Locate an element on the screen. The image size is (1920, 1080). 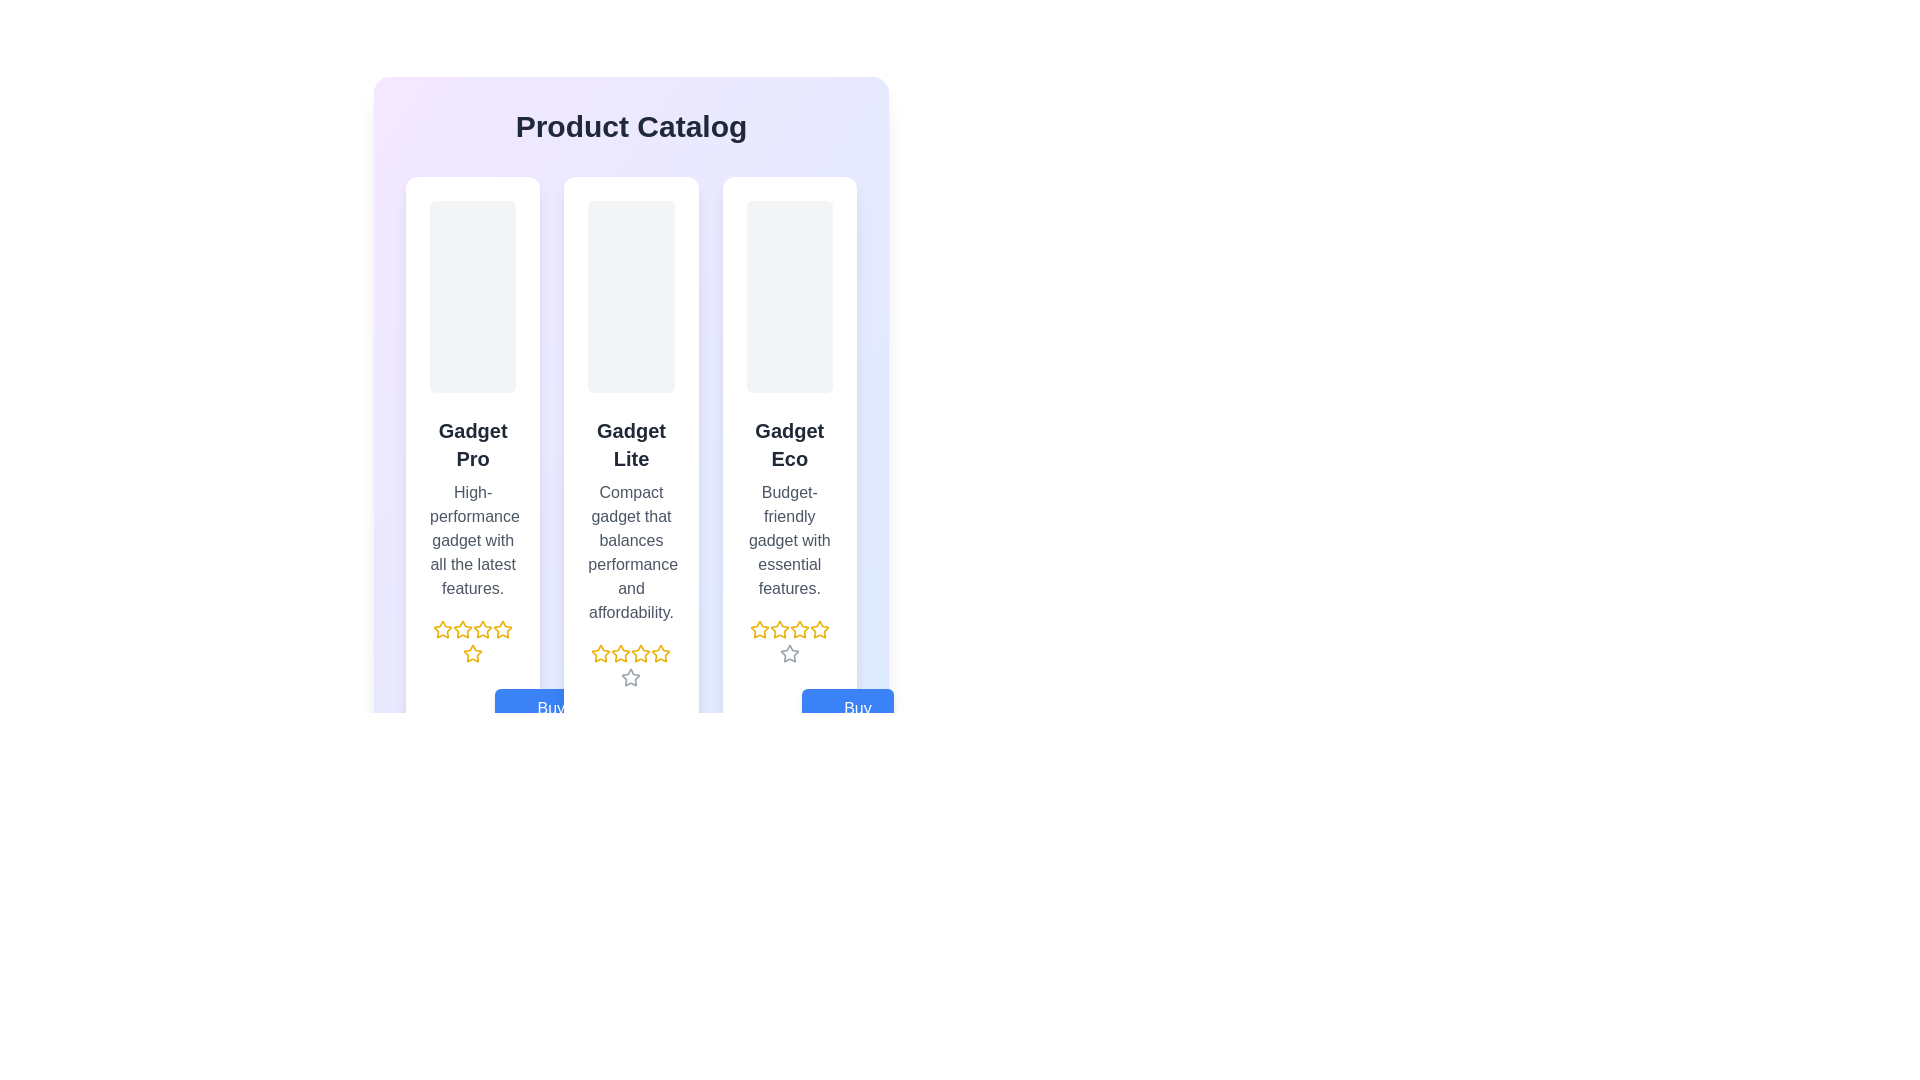
the third rating star icon with a yellow border, positioned below the 'Gadget Lite' product description in the middle card of the layout is located at coordinates (600, 653).